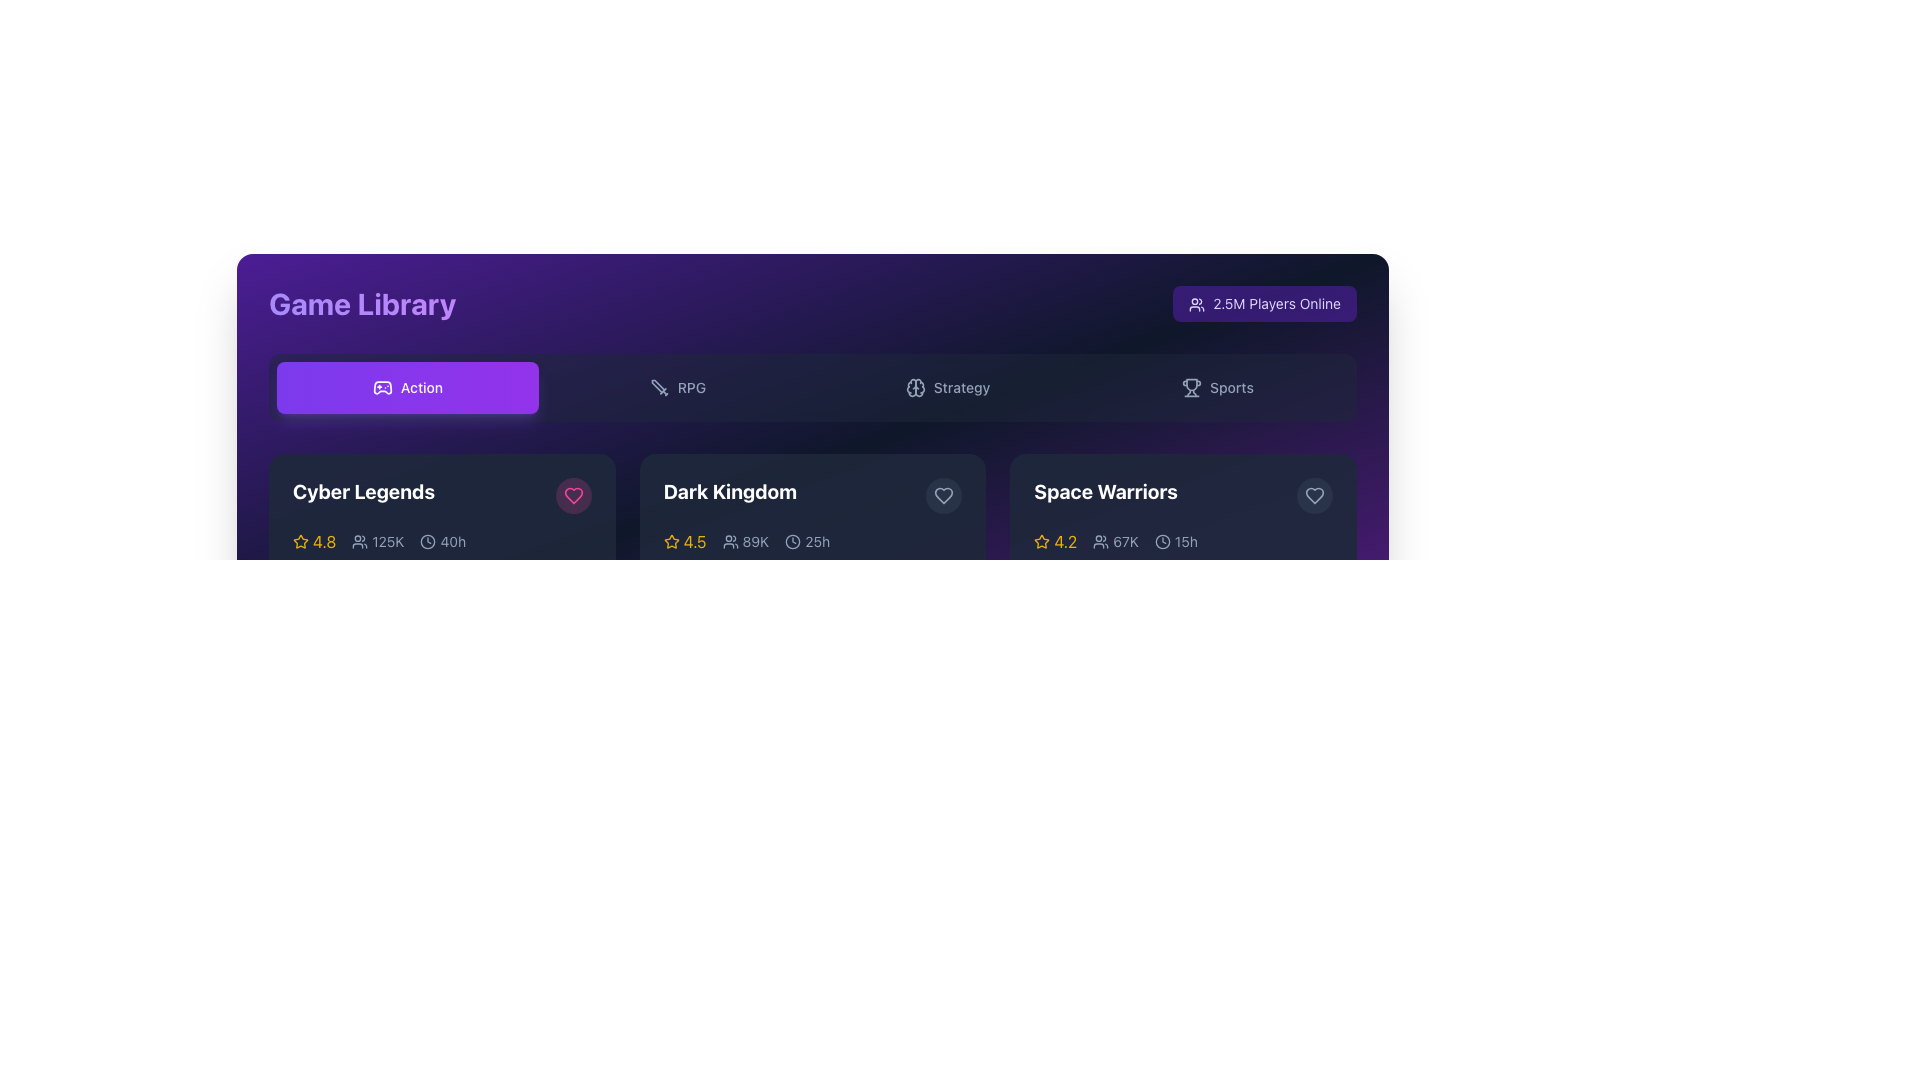 Image resolution: width=1920 pixels, height=1080 pixels. I want to click on the gamepad icon representing the 'Action' category located in the top-left section of the Game Library interface, so click(382, 388).